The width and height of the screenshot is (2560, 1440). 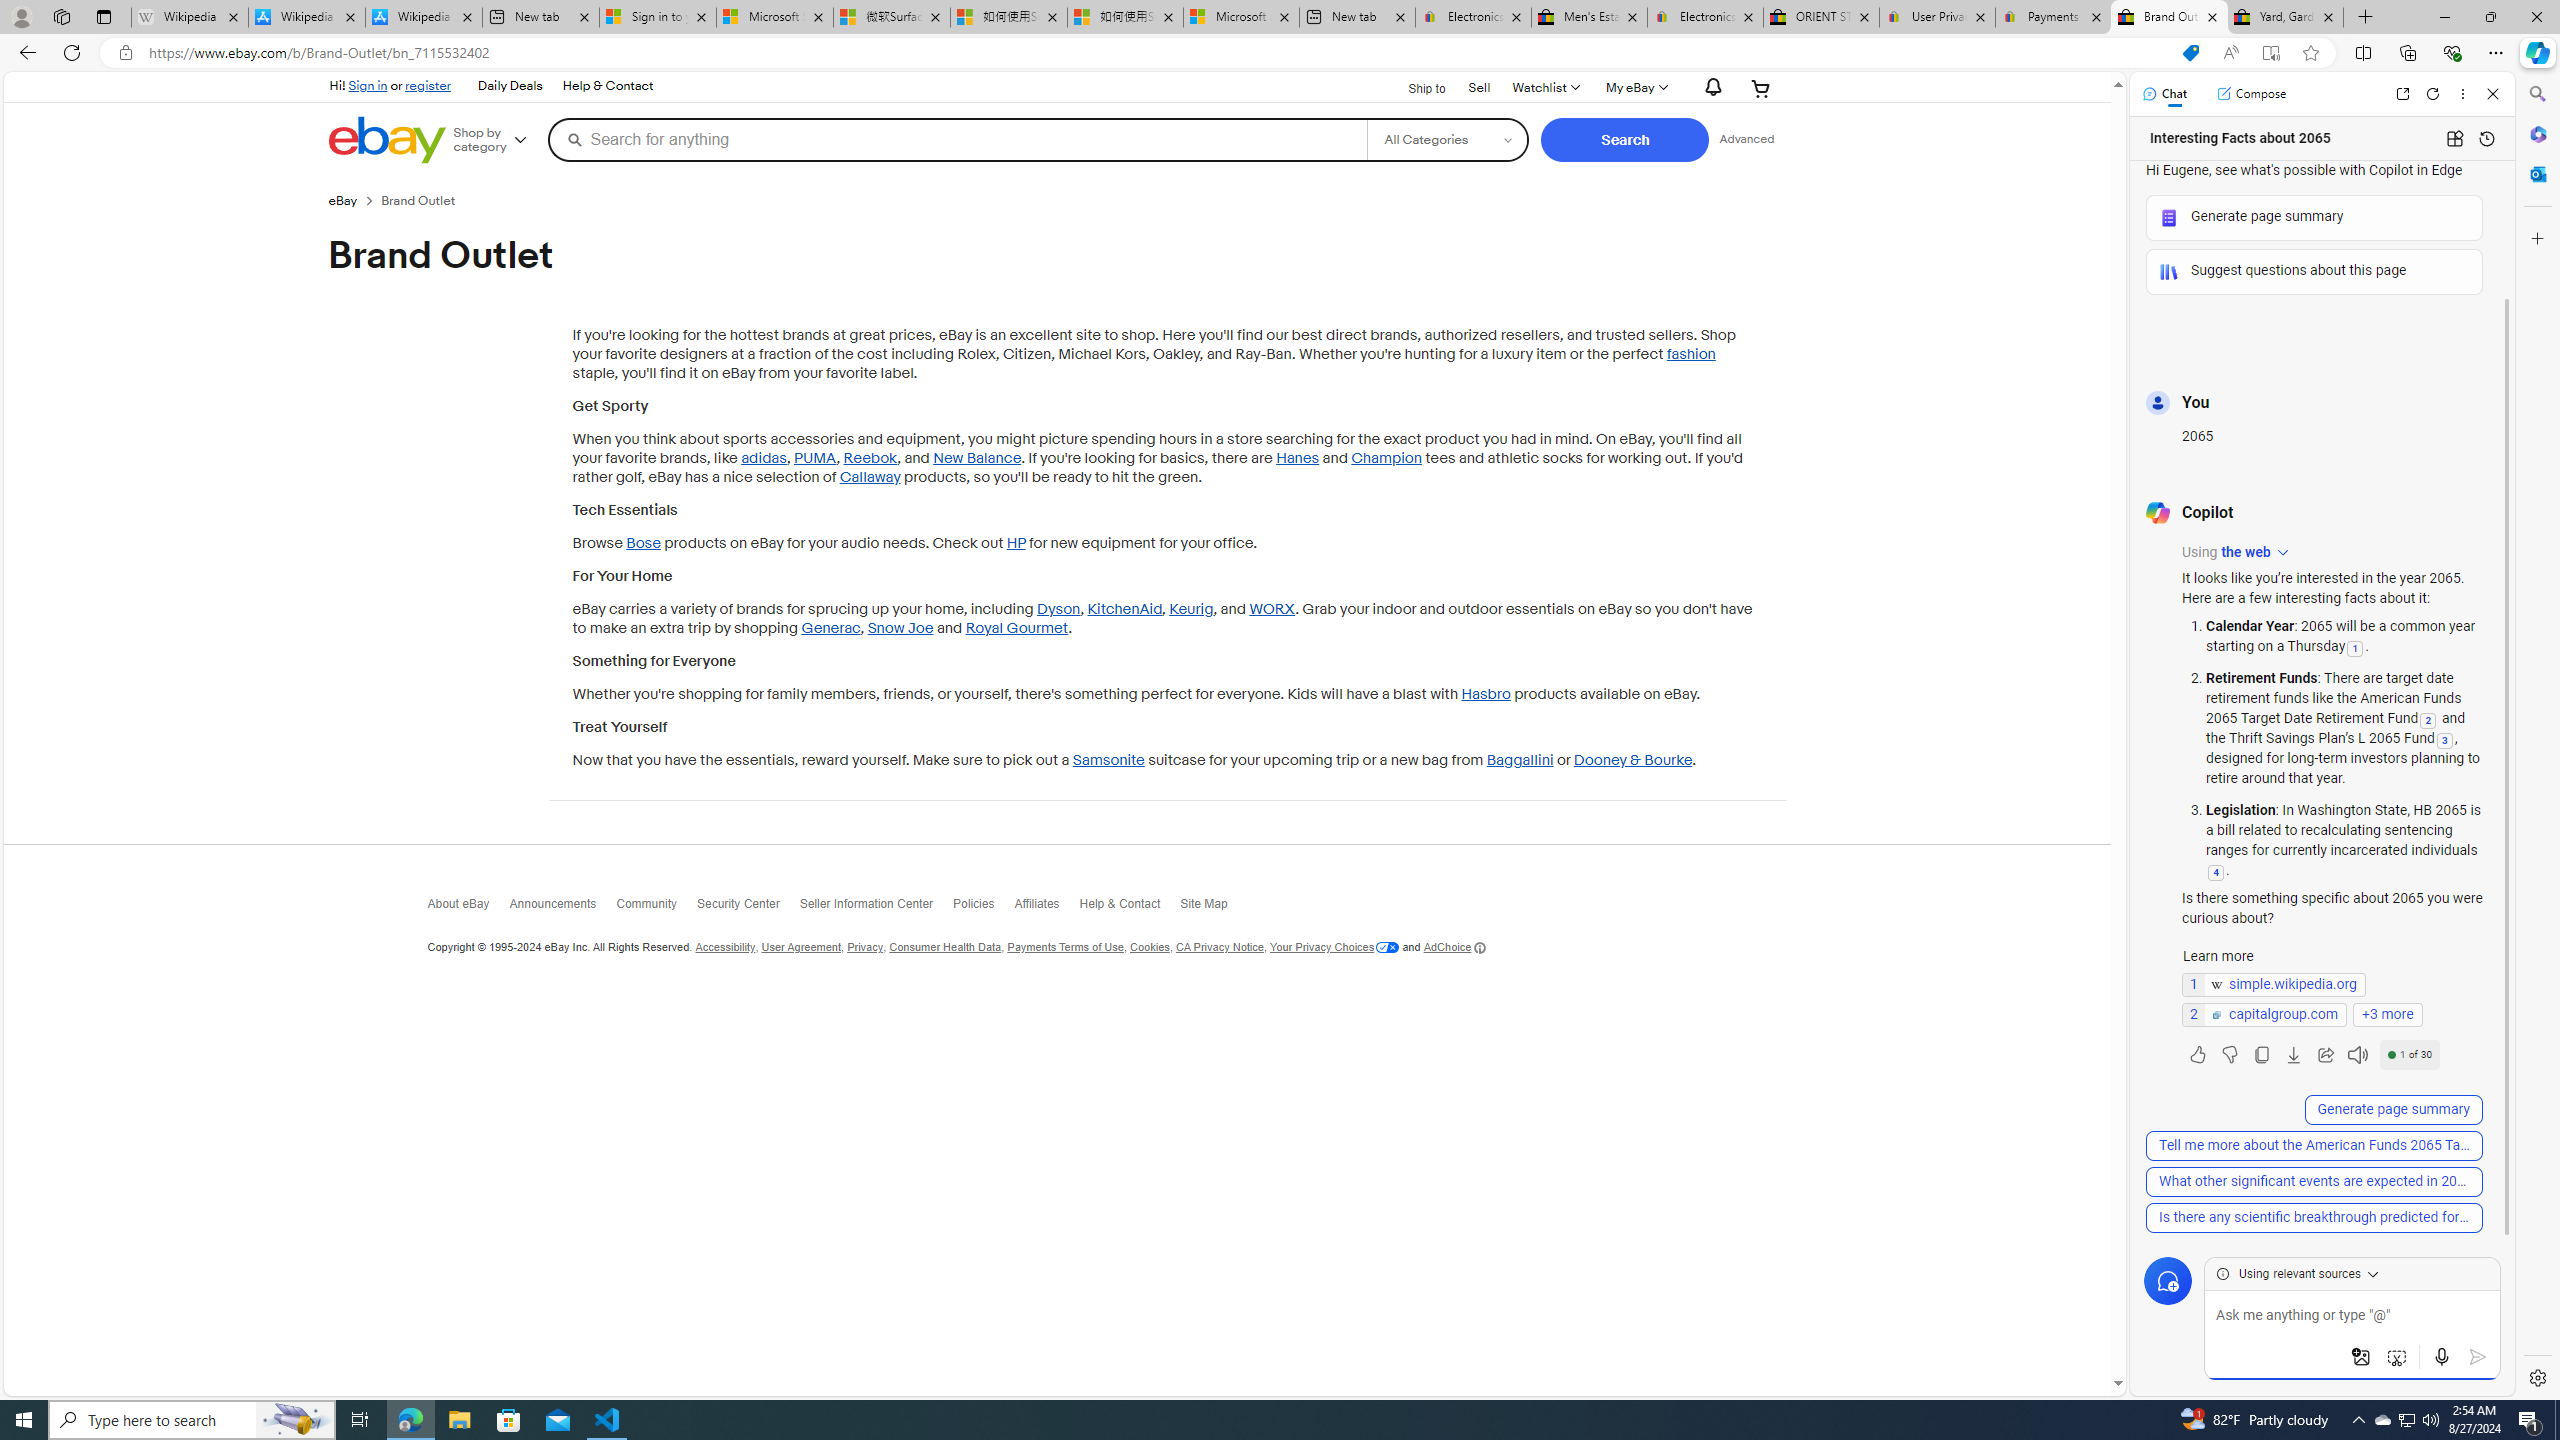 I want to click on 'Announcements', so click(x=562, y=907).